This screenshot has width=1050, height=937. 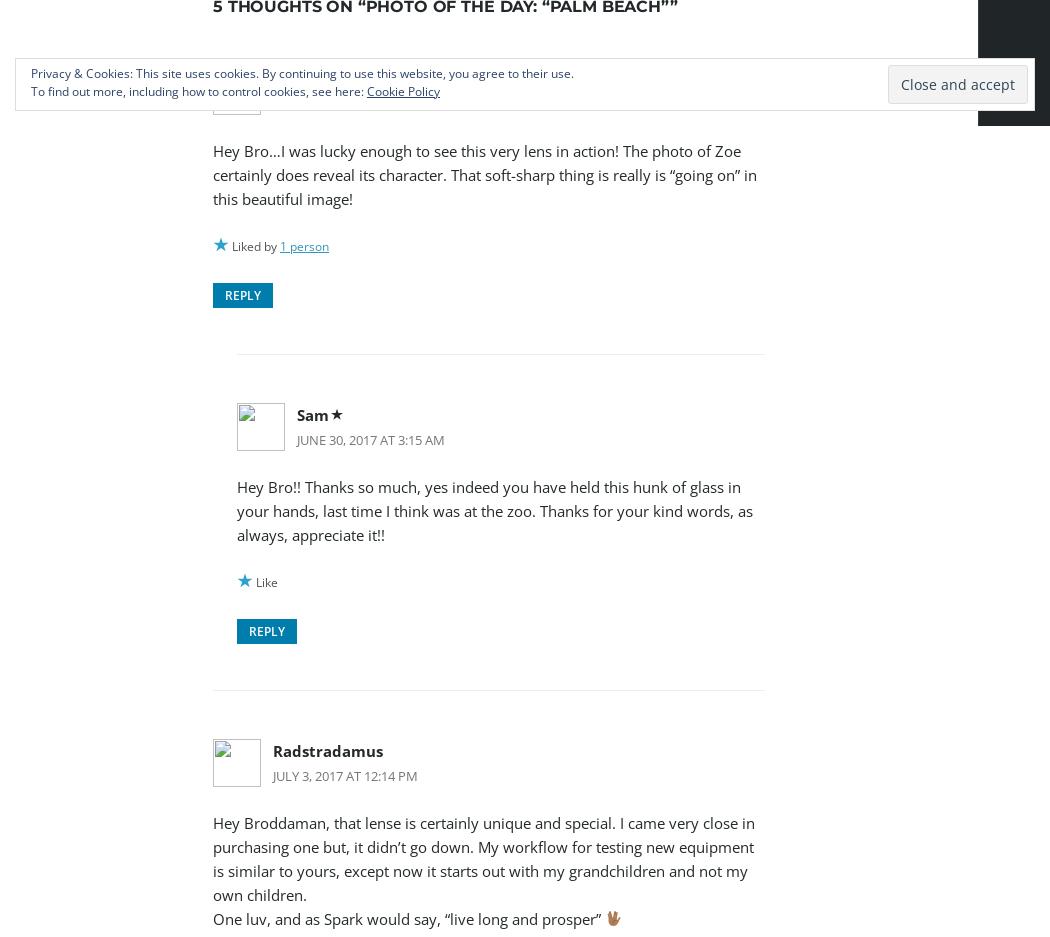 I want to click on 'Liked by', so click(x=255, y=245).